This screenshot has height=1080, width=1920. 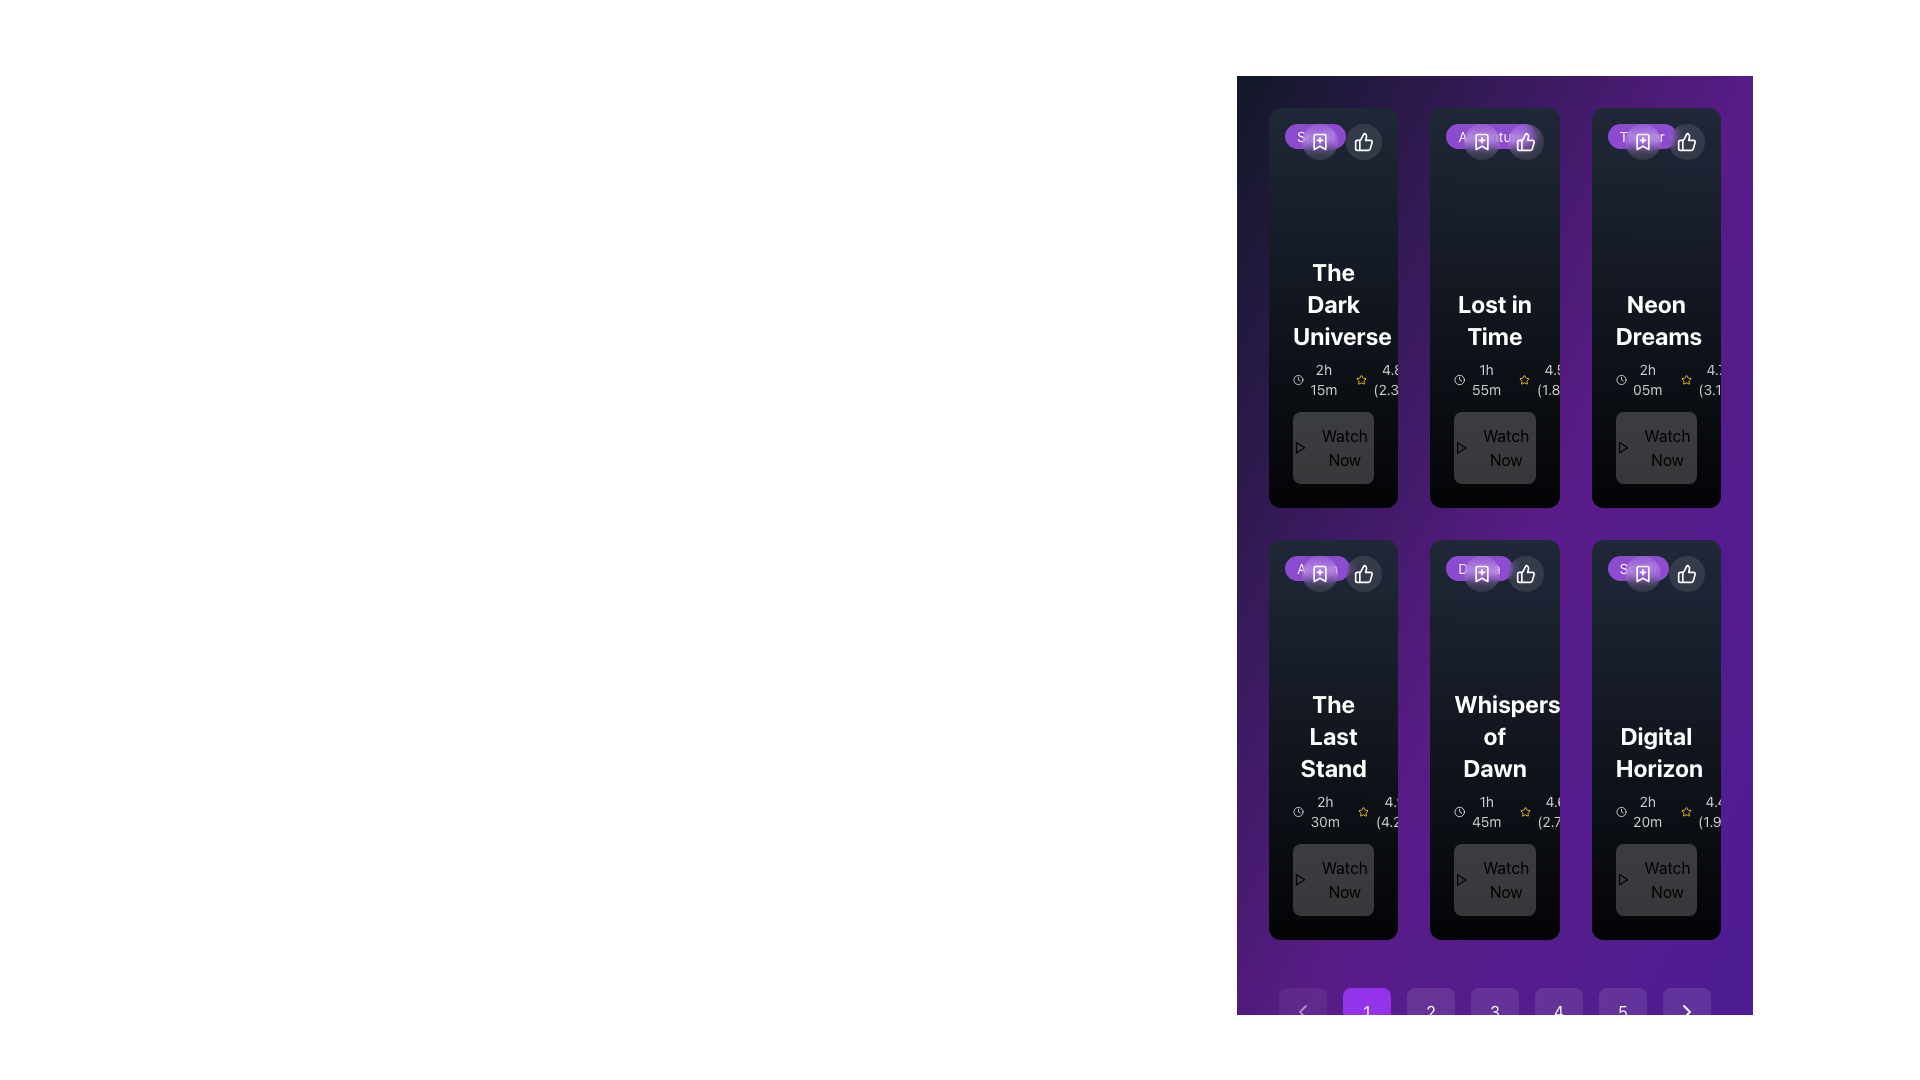 I want to click on the 'Watch Now' button located at the bottom center of the second card on the top row to initiate streaming, so click(x=1506, y=446).